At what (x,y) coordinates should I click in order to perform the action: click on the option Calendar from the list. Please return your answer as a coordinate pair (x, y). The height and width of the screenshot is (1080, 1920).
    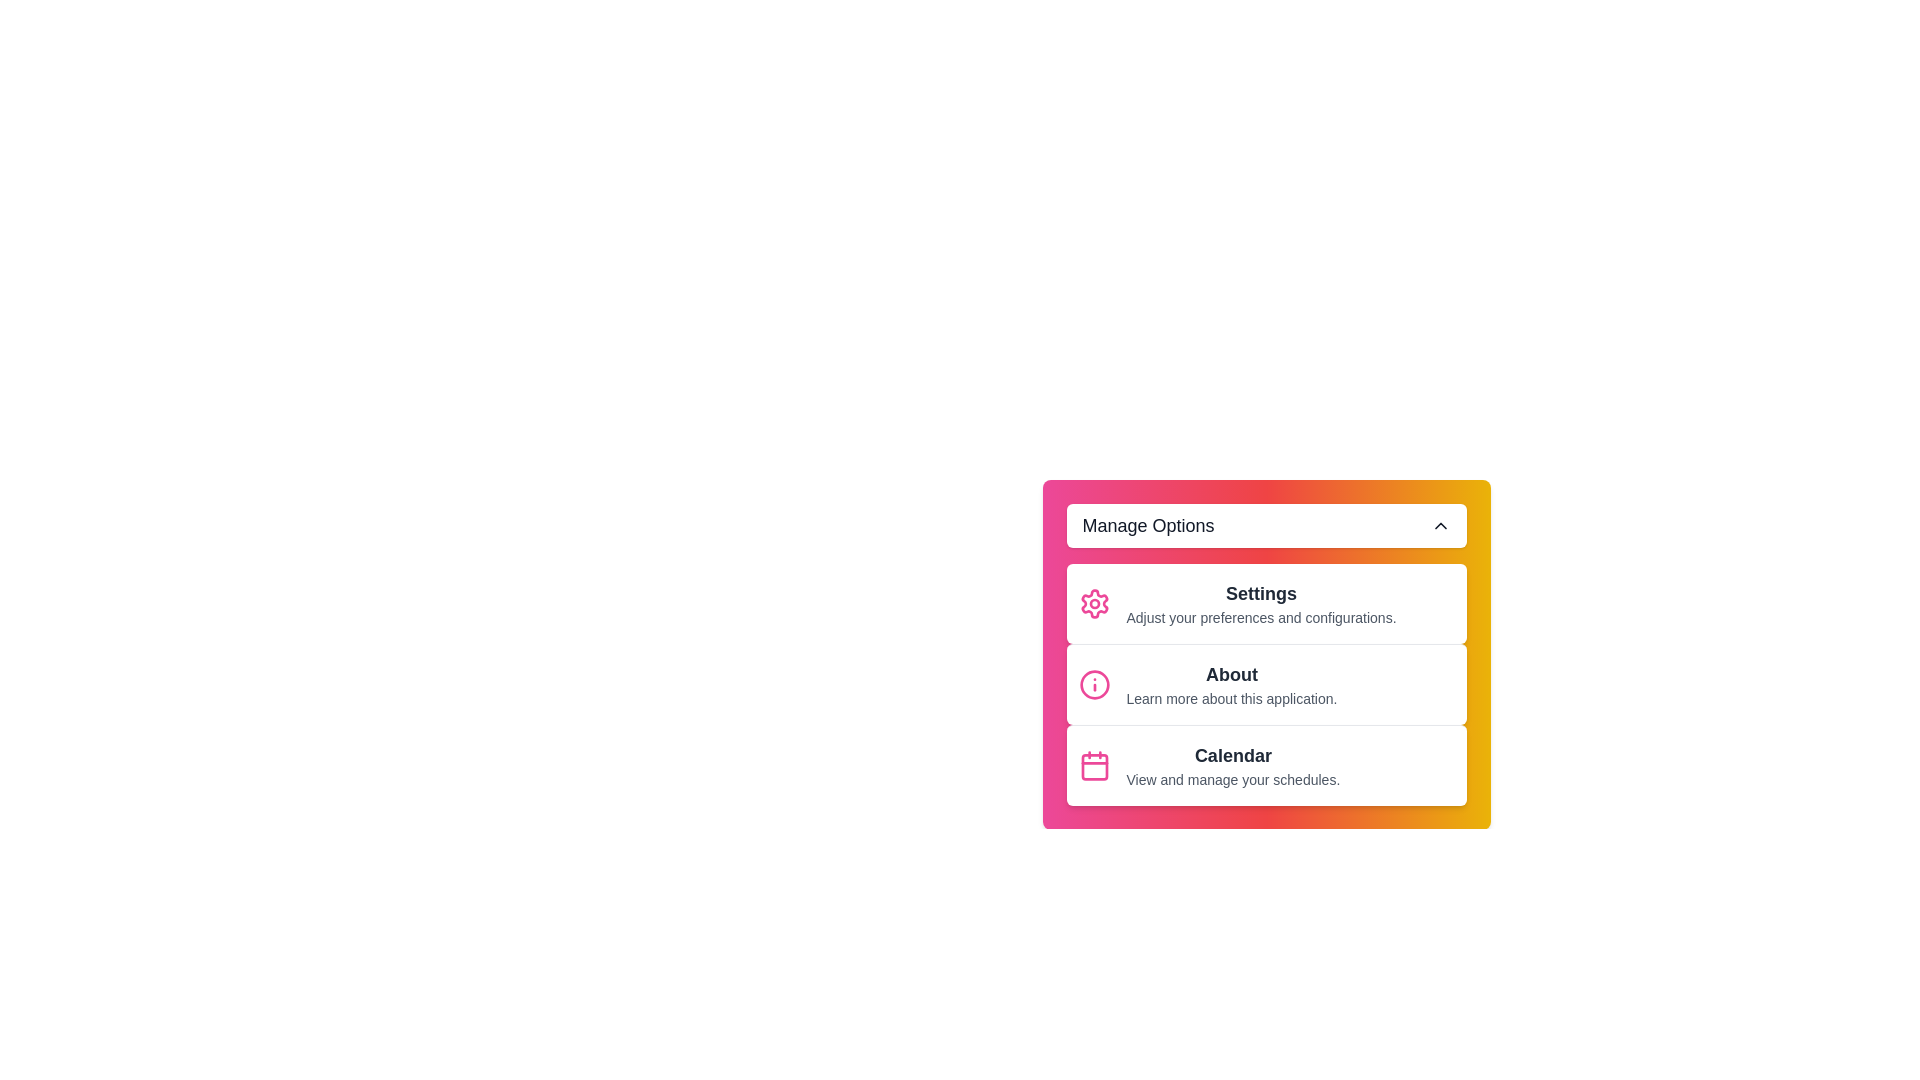
    Looking at the image, I should click on (1265, 765).